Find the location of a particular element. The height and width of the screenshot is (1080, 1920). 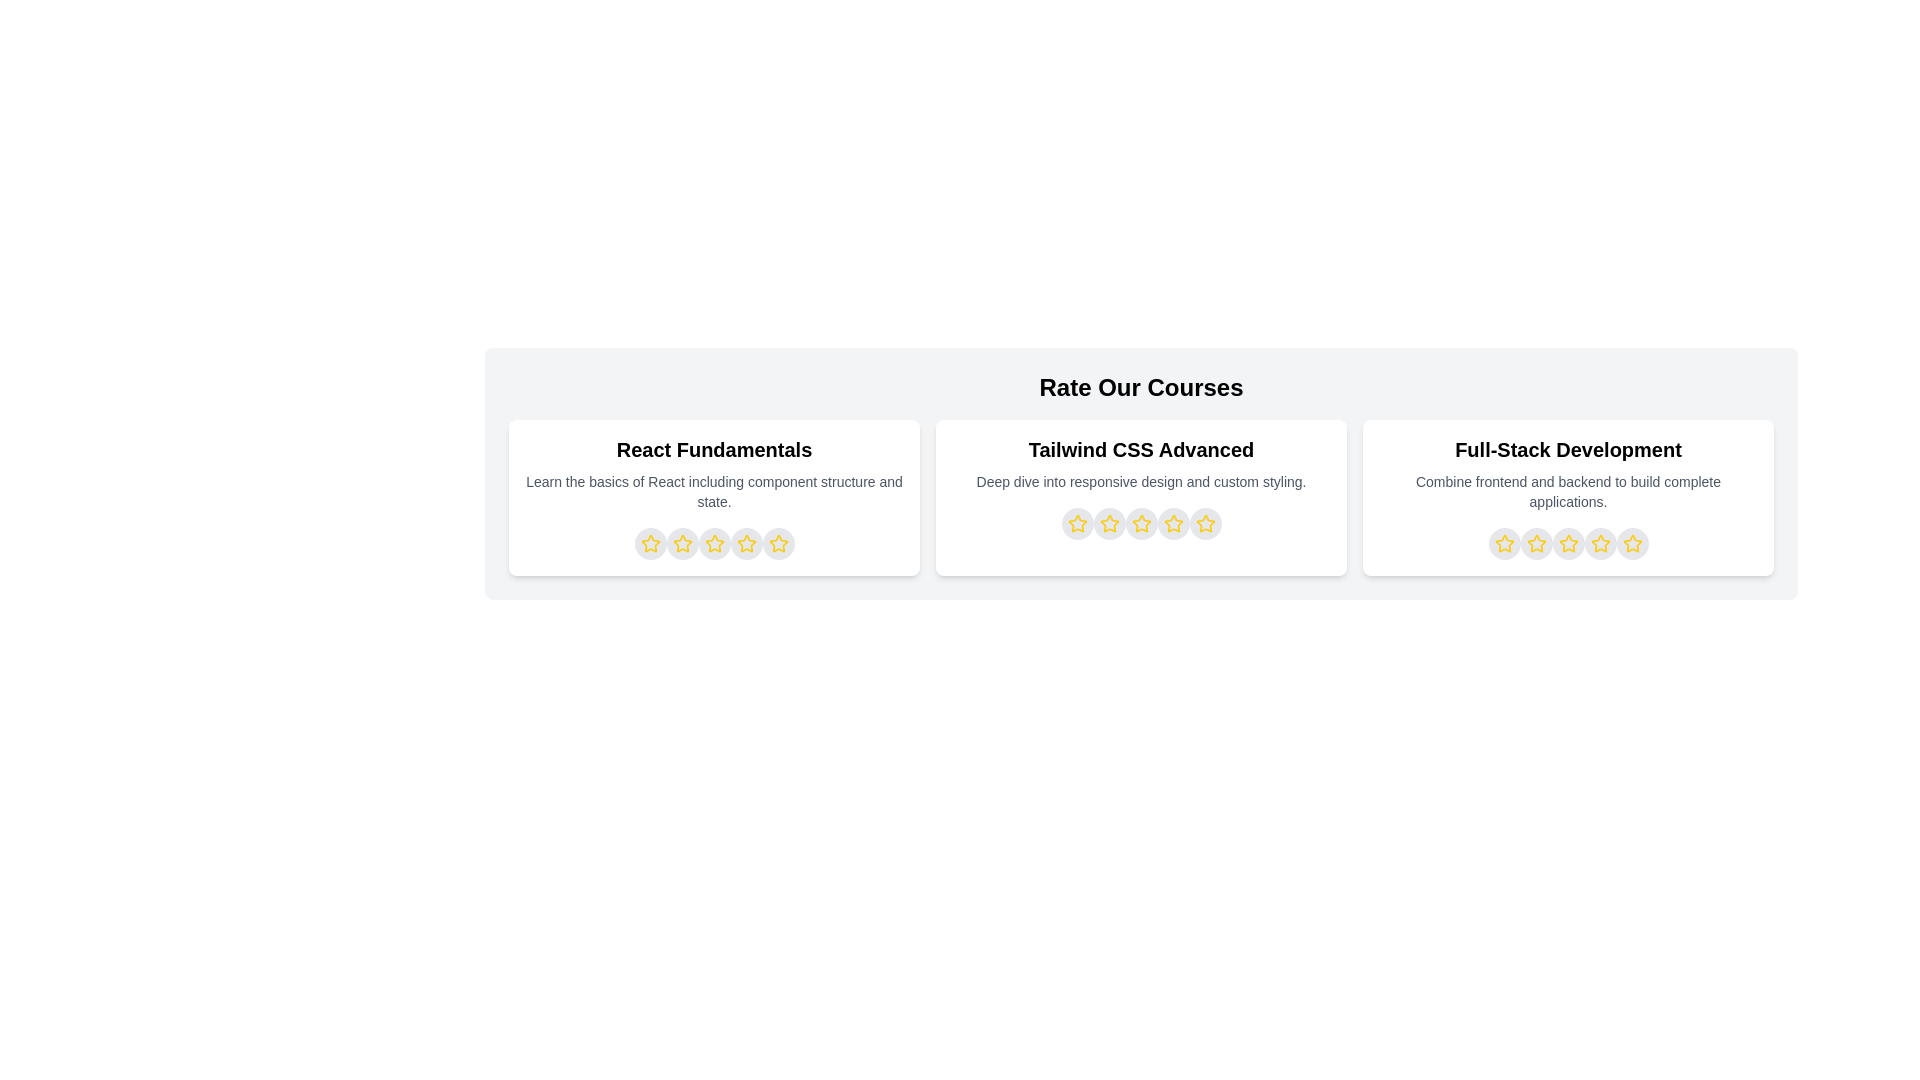

the star representing 4 stars for the course titled Full-Stack Development is located at coordinates (1600, 543).